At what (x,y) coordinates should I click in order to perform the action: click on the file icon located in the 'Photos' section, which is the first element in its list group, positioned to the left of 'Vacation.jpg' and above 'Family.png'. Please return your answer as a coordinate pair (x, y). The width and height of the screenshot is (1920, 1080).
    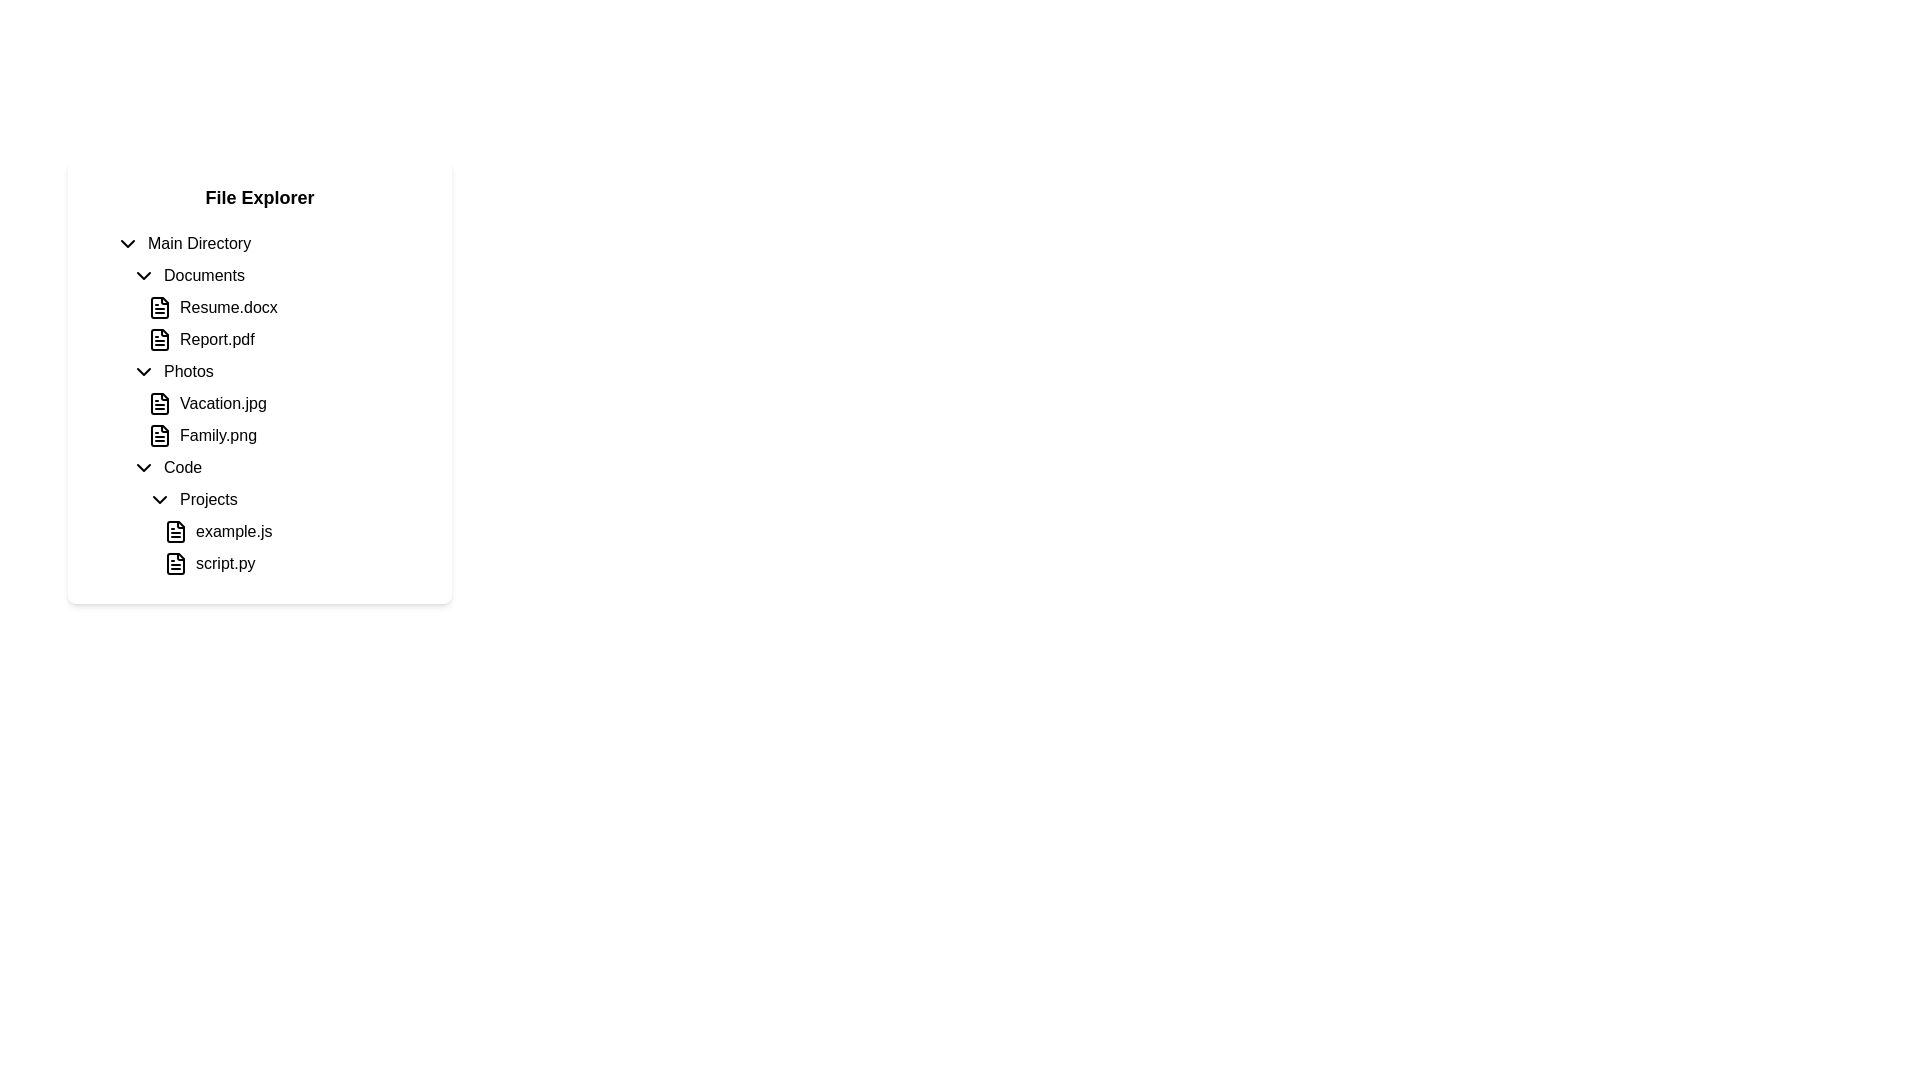
    Looking at the image, I should click on (158, 404).